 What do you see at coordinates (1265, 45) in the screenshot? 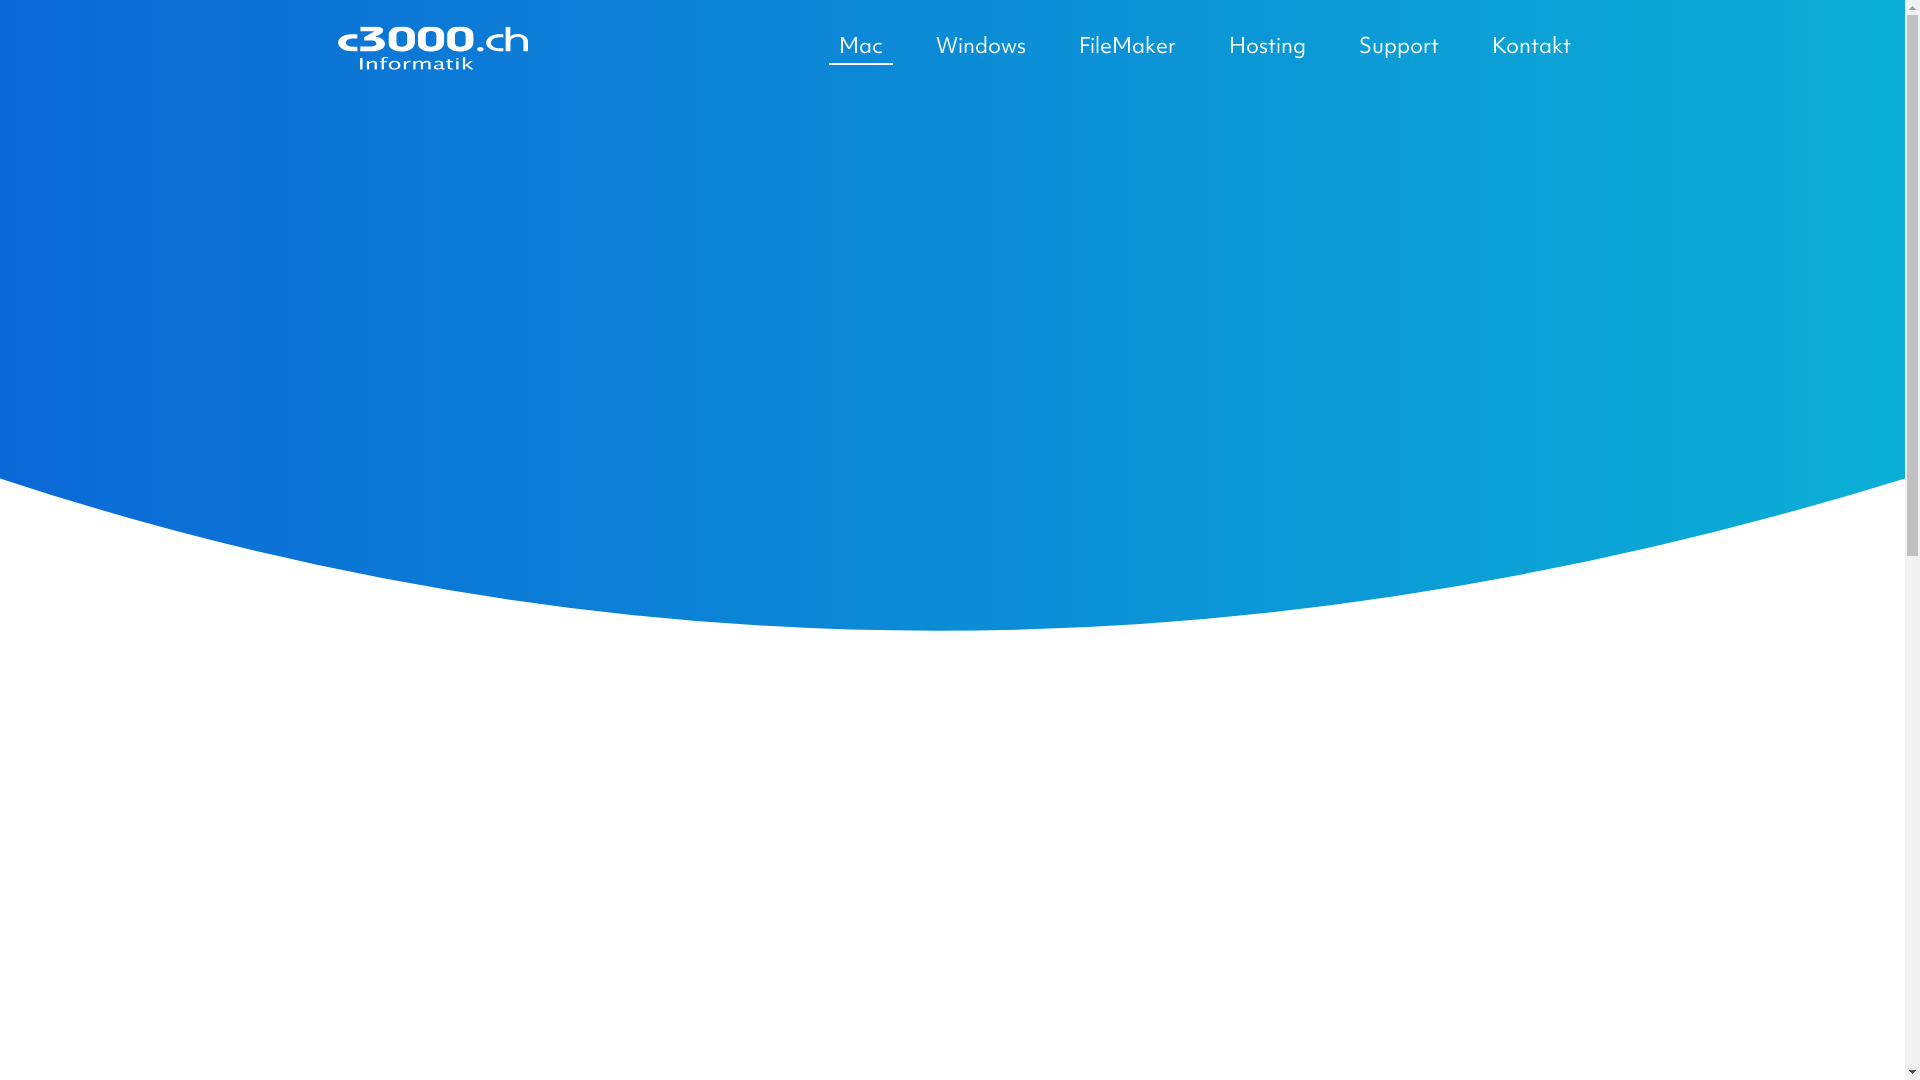
I see `'Hosting'` at bounding box center [1265, 45].